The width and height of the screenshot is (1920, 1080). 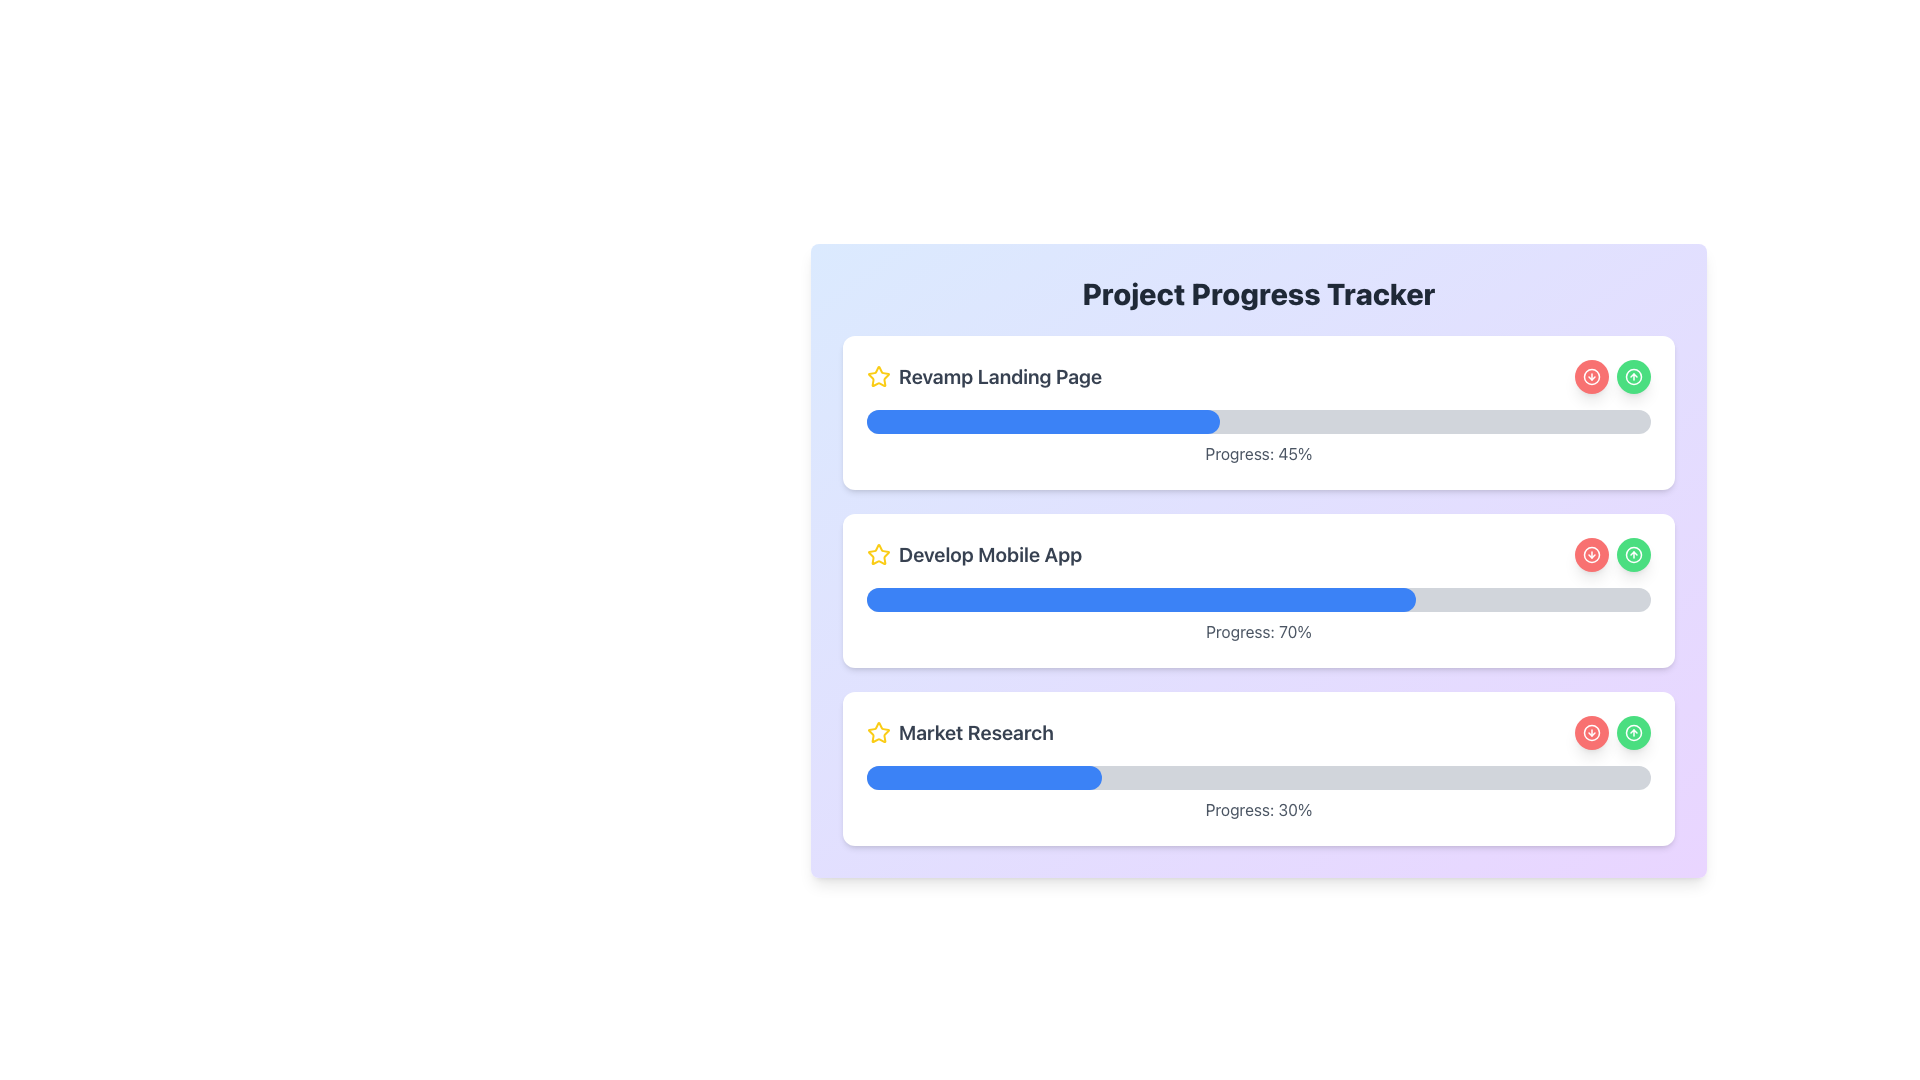 What do you see at coordinates (1591, 377) in the screenshot?
I see `the first interactive button in the uppermost progress tracker row on the right side to mark an item as completed, rejected, or to initiate a related action` at bounding box center [1591, 377].